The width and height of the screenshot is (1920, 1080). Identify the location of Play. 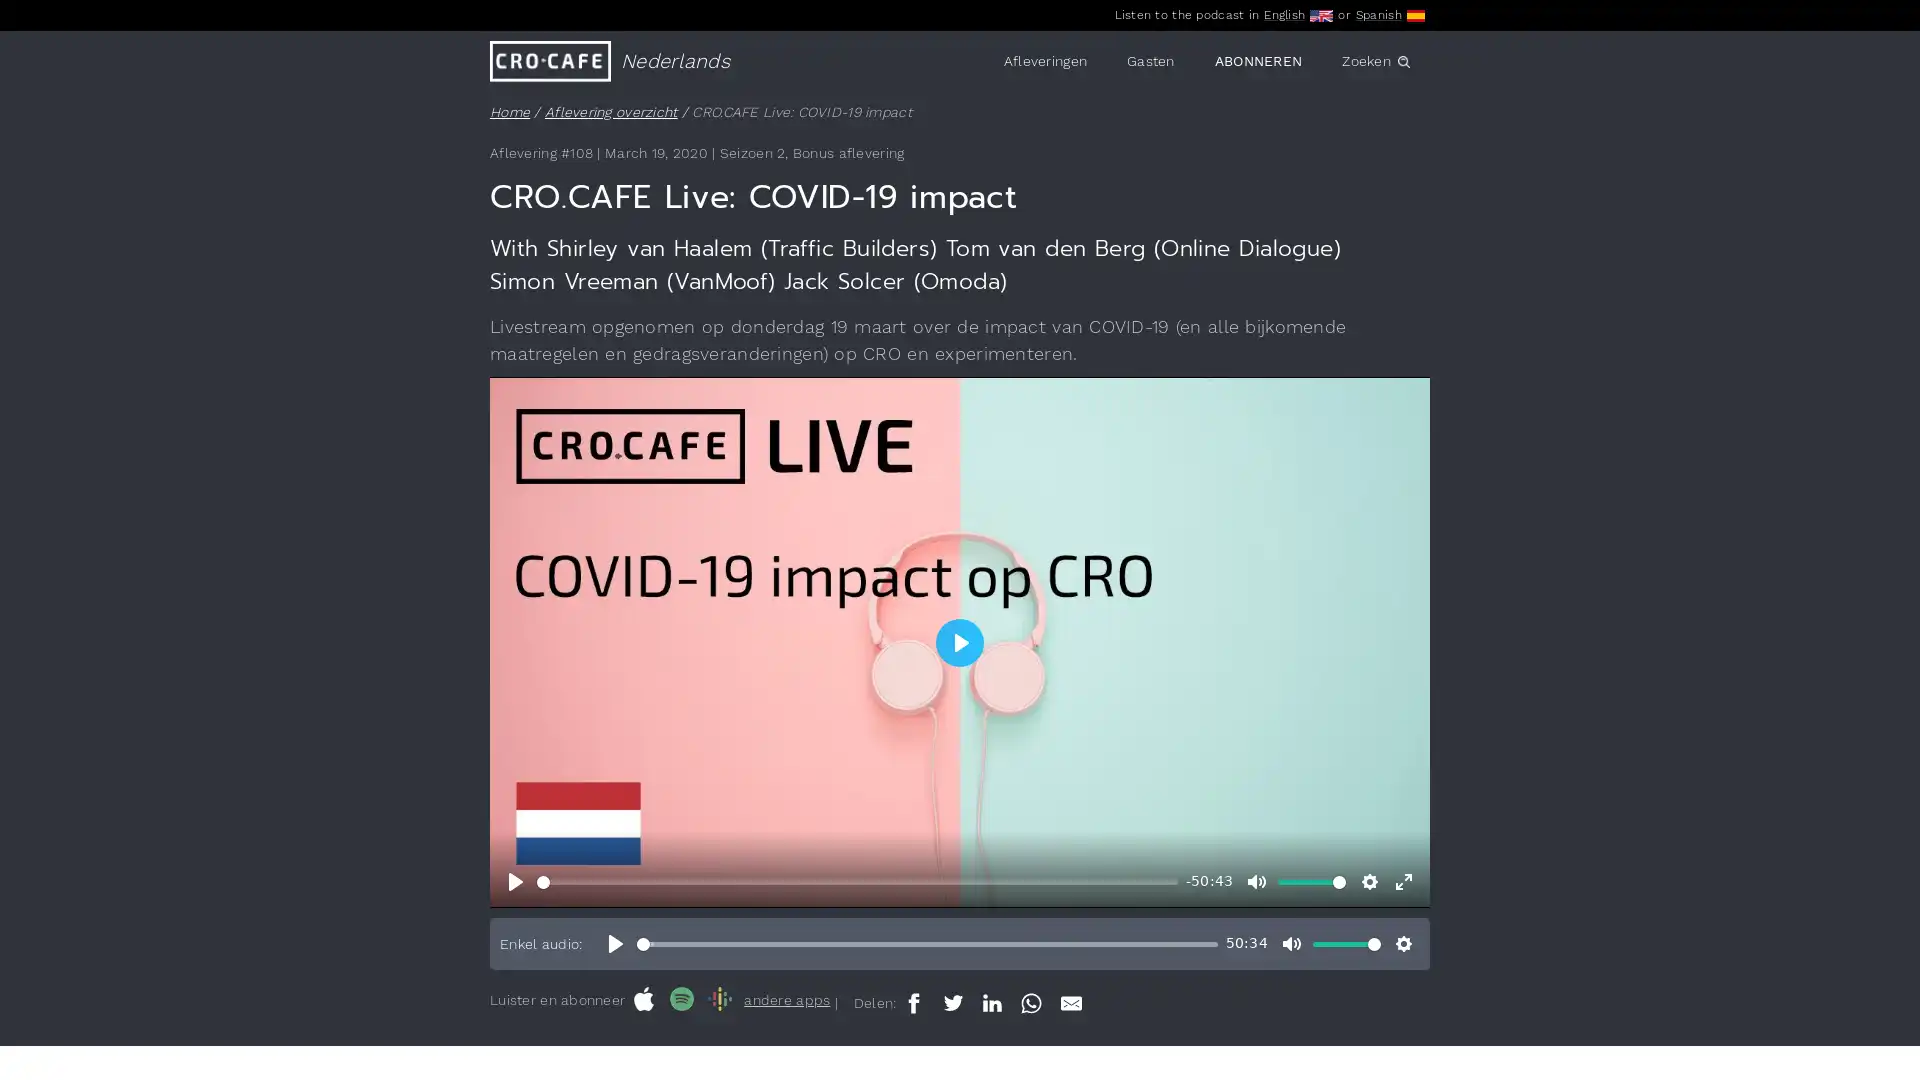
(614, 944).